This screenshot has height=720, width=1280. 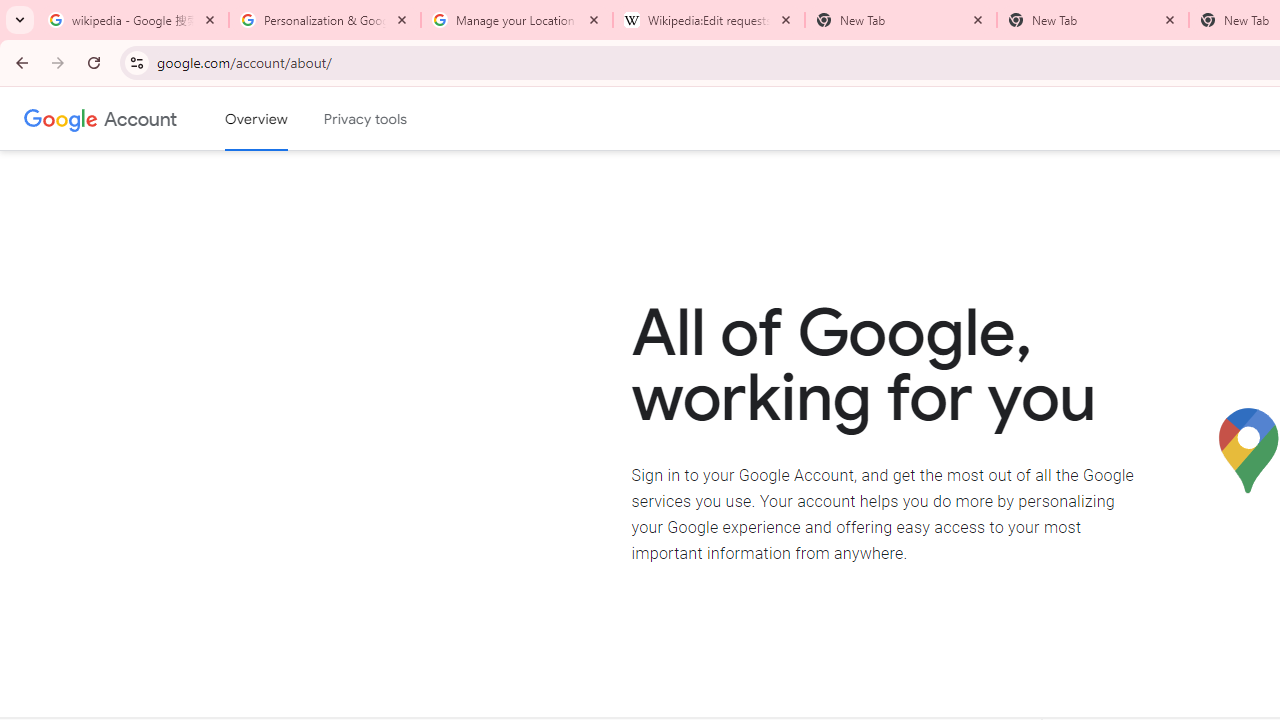 What do you see at coordinates (61, 118) in the screenshot?
I see `'Google logo'` at bounding box center [61, 118].